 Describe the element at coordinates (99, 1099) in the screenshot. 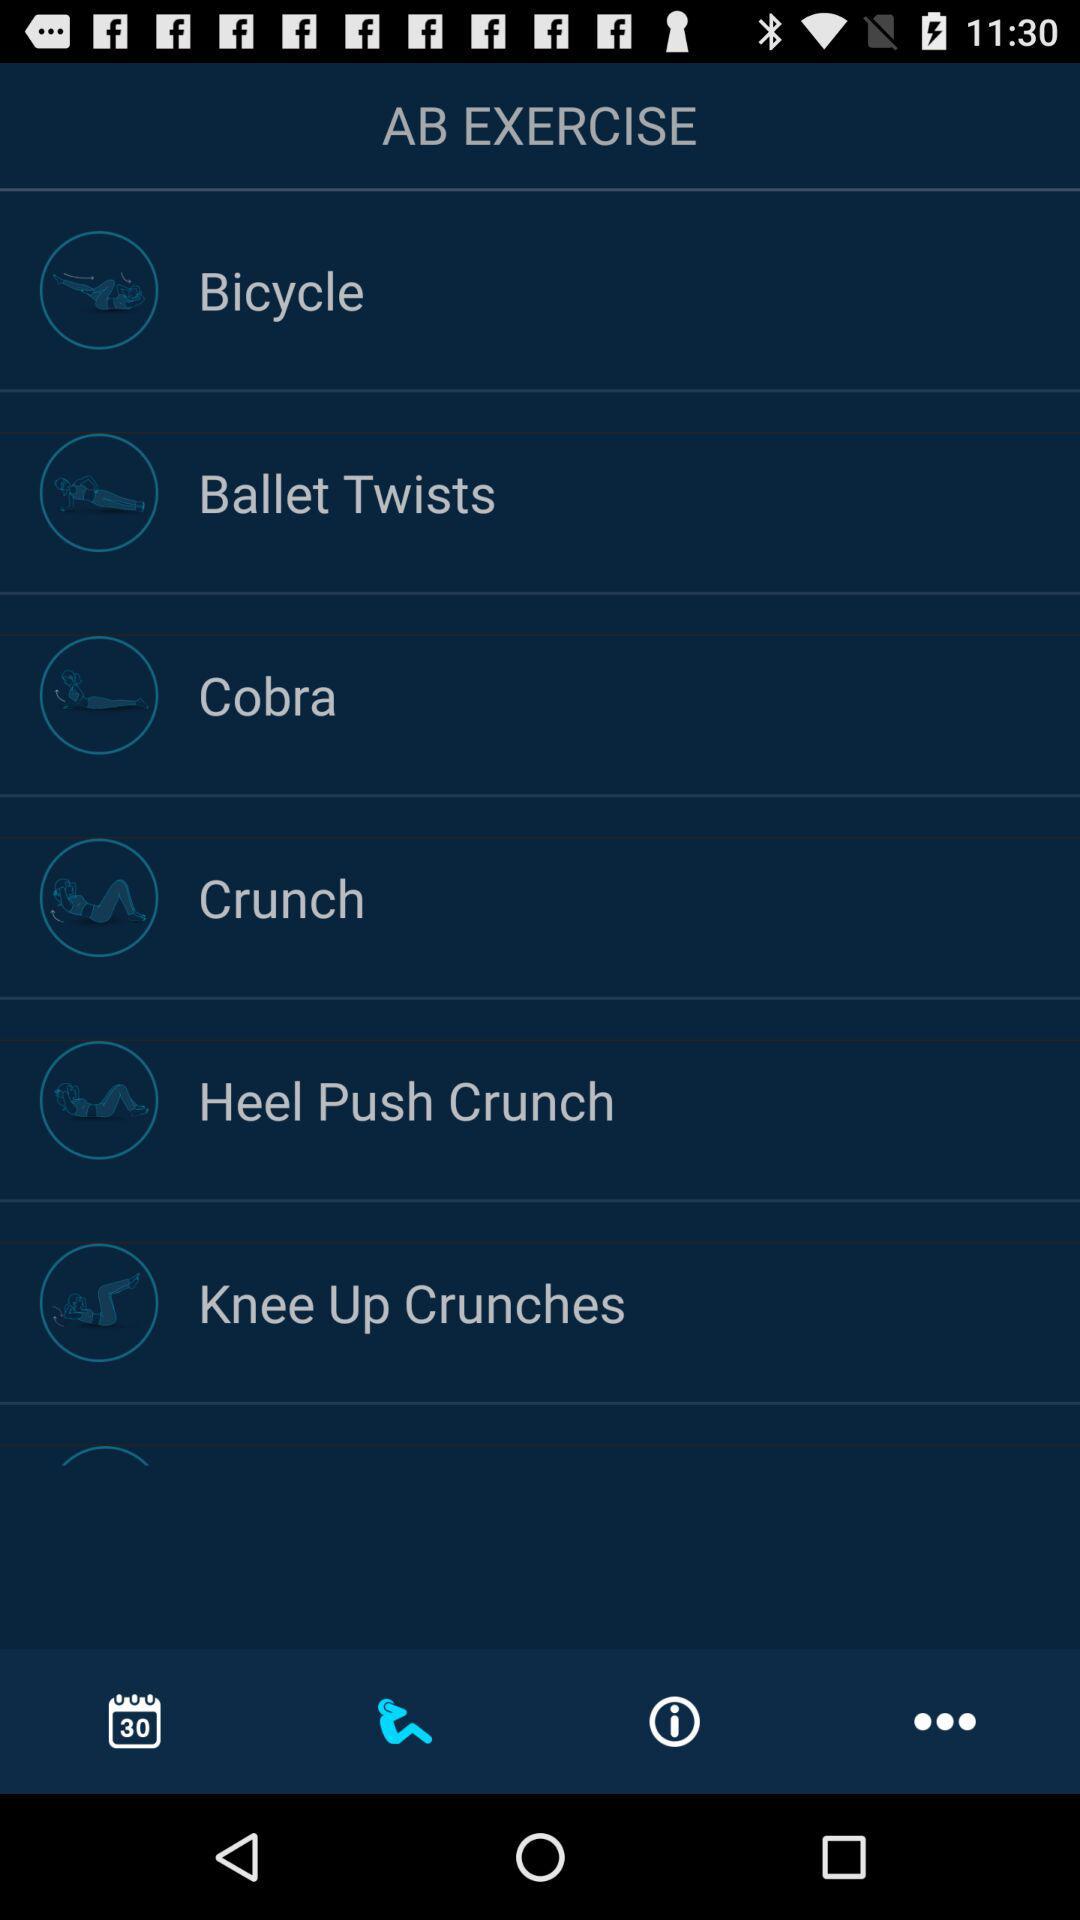

I see `the circle which is left hand side of heel push crunch` at that location.